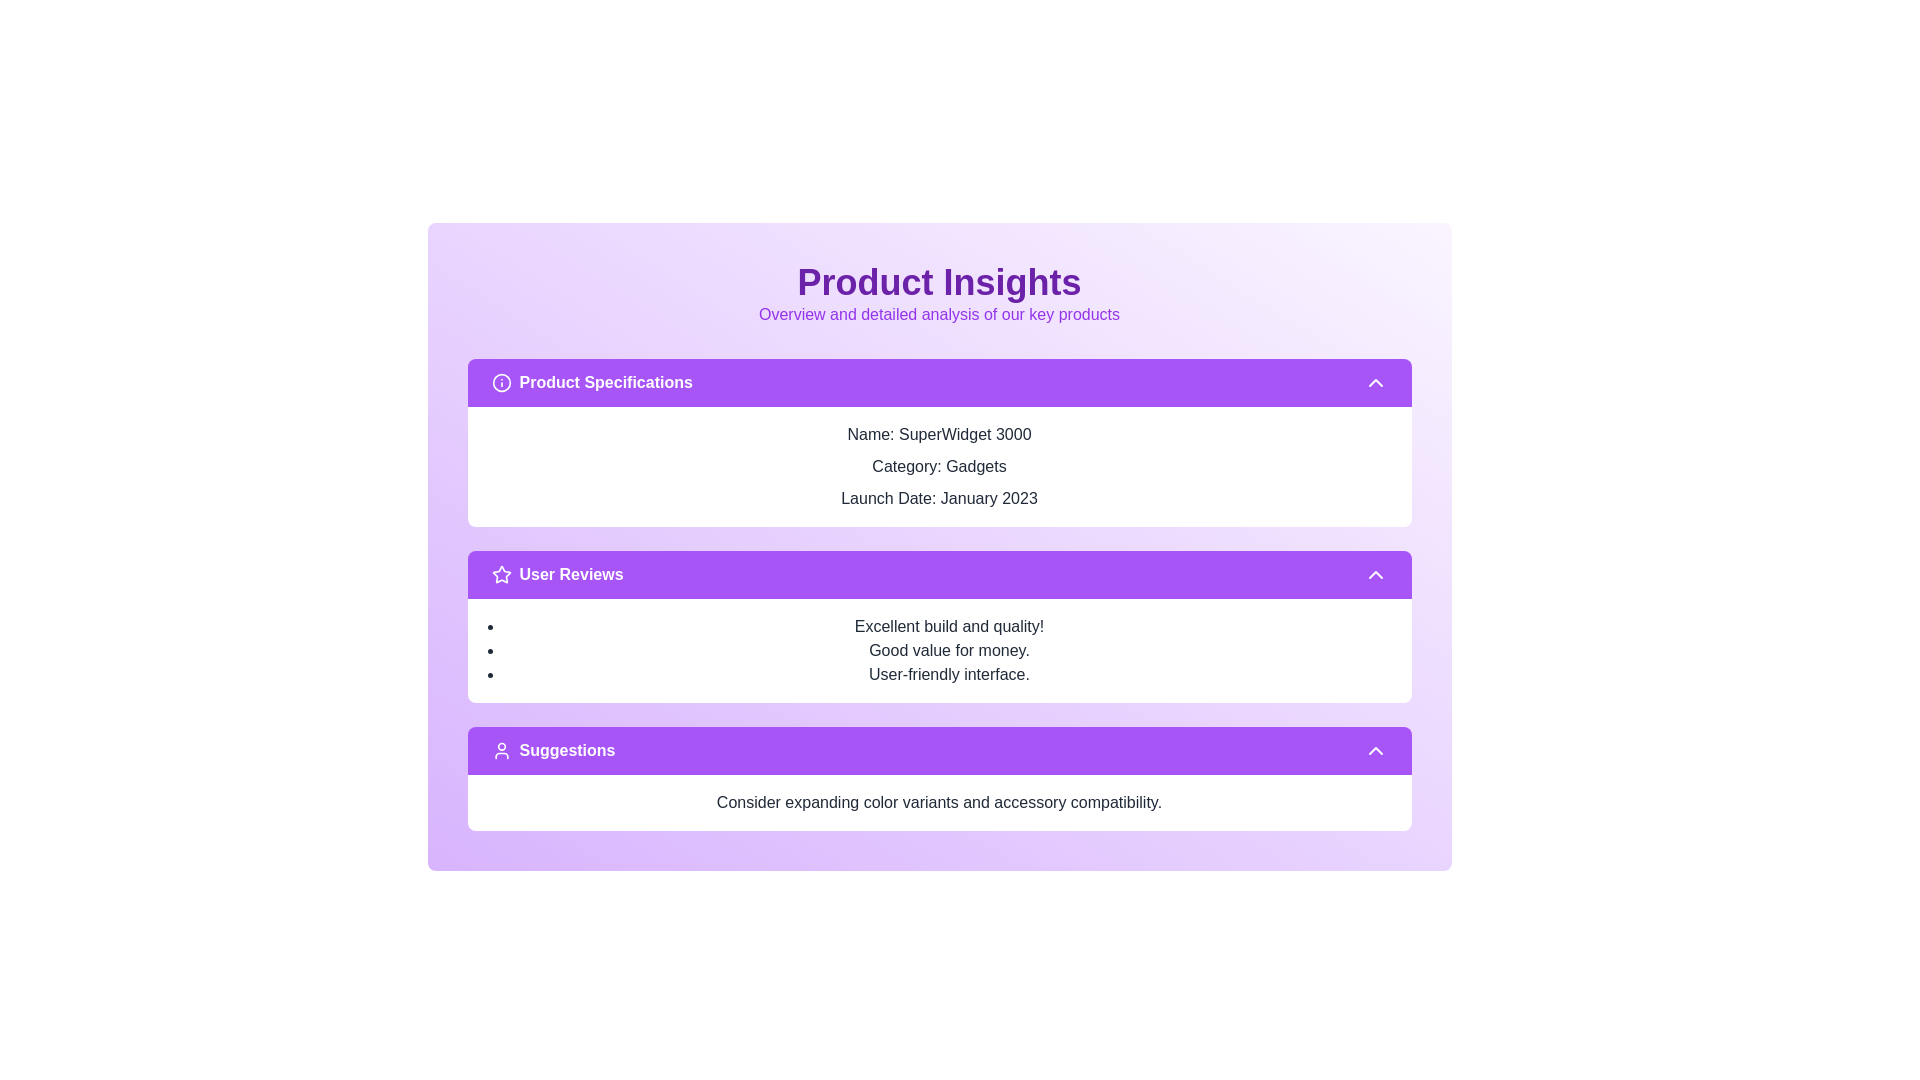 Image resolution: width=1920 pixels, height=1080 pixels. I want to click on the 'User Reviews' section header, so click(570, 574).